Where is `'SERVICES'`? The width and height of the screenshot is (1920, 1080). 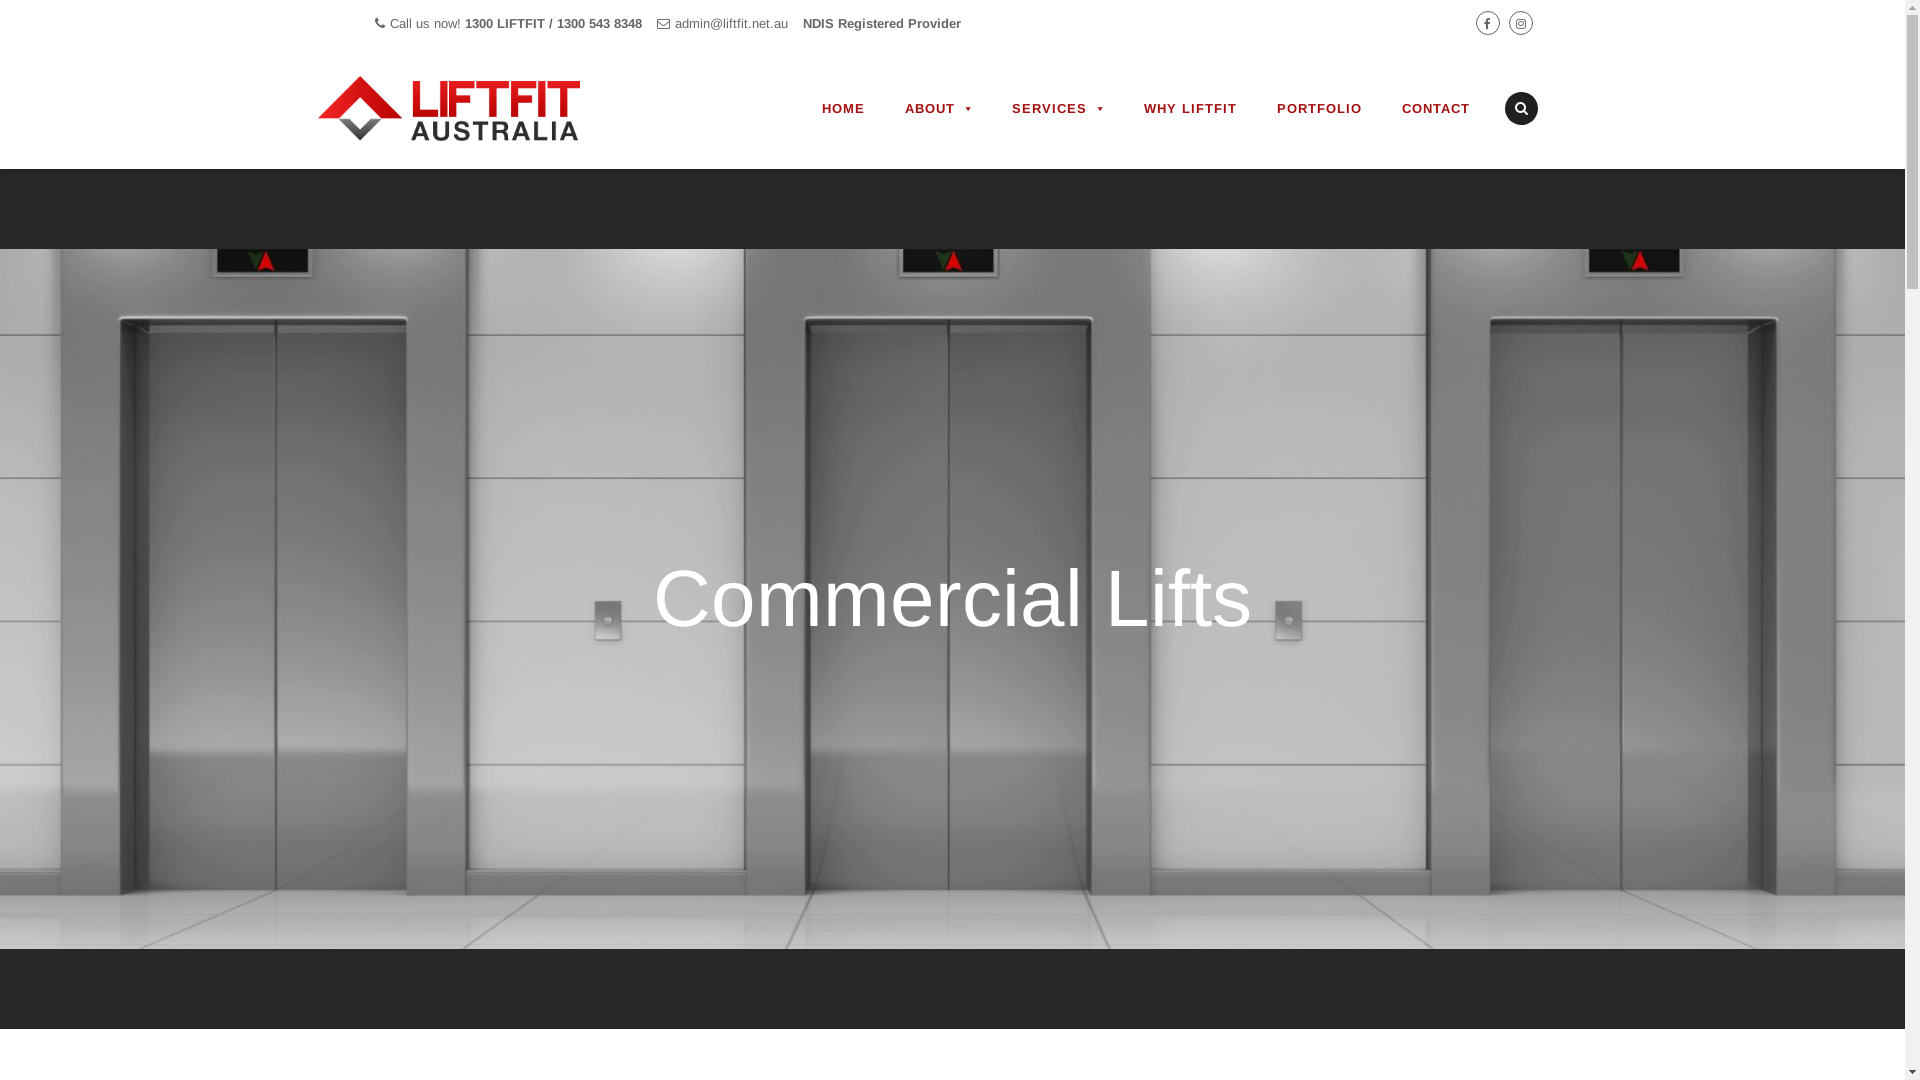
'SERVICES' is located at coordinates (1056, 108).